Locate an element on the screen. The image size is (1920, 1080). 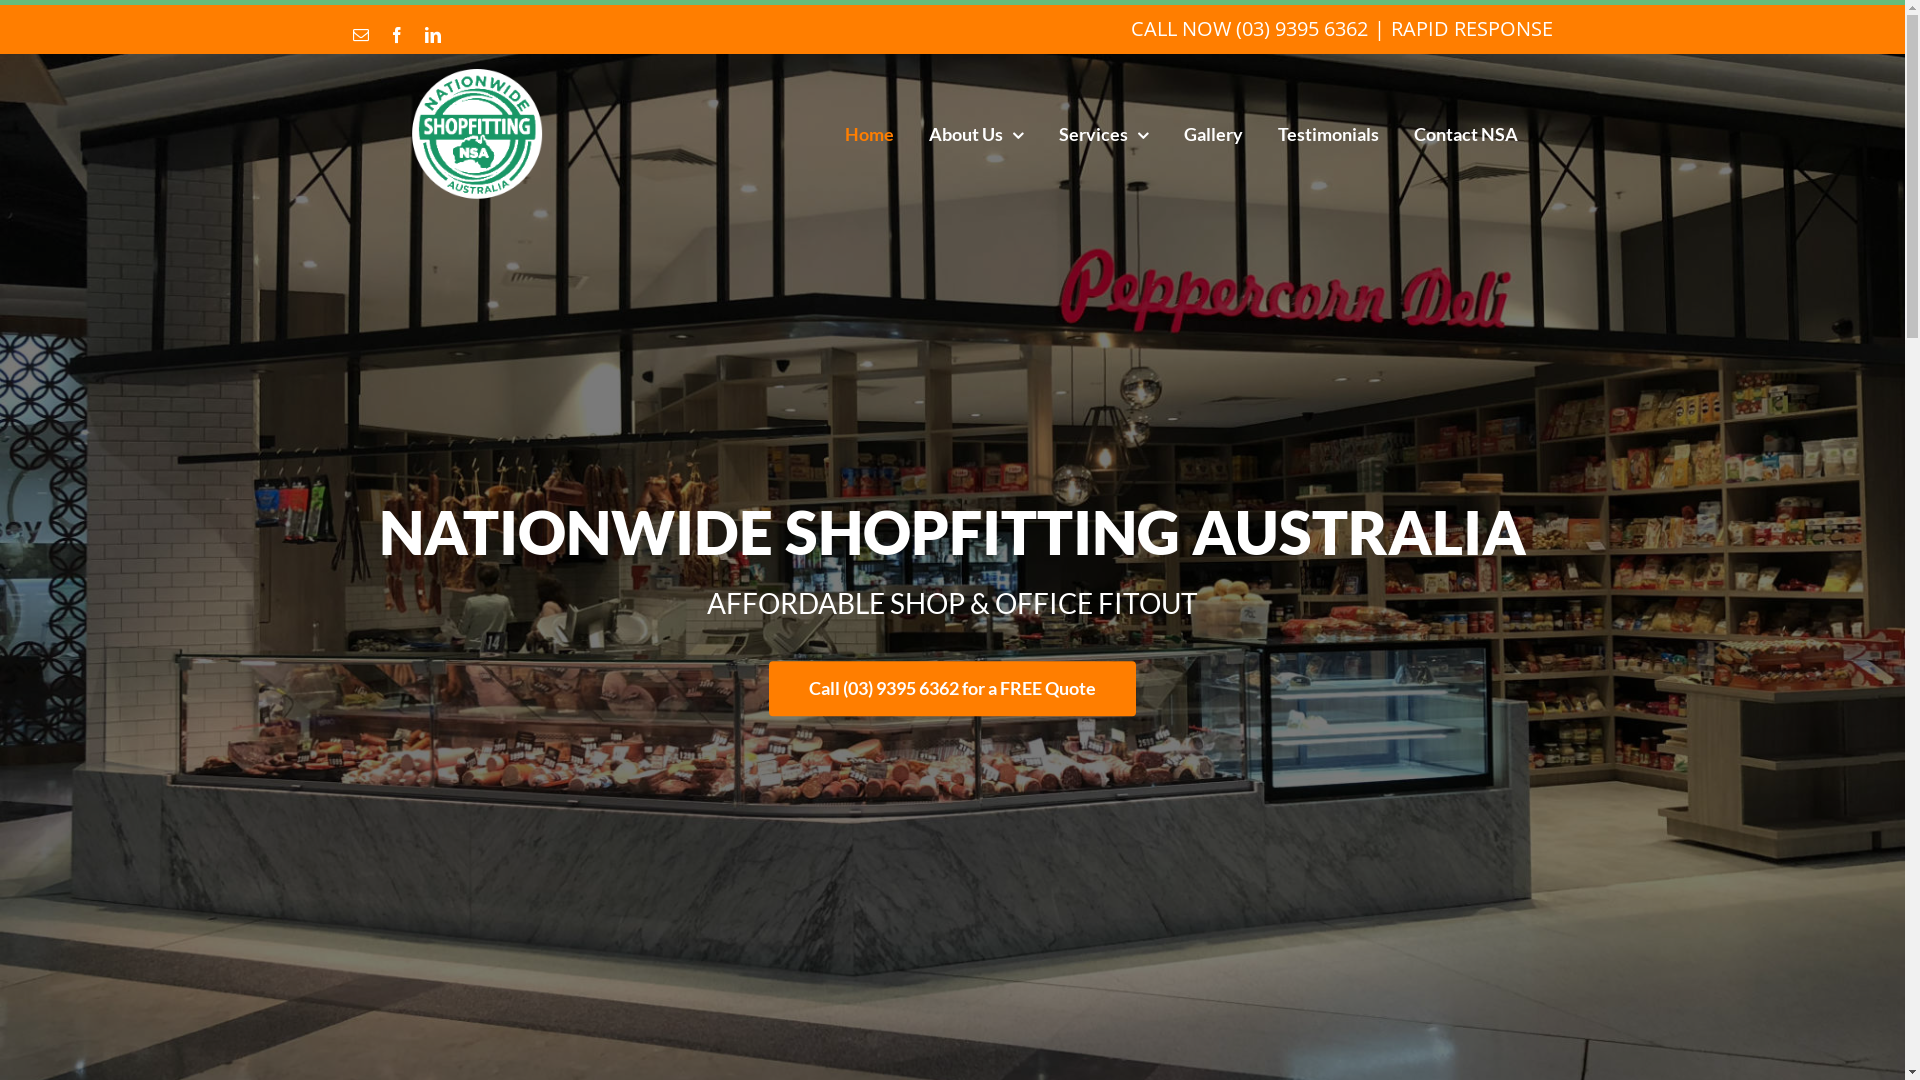
'Testimonials' is located at coordinates (1328, 134).